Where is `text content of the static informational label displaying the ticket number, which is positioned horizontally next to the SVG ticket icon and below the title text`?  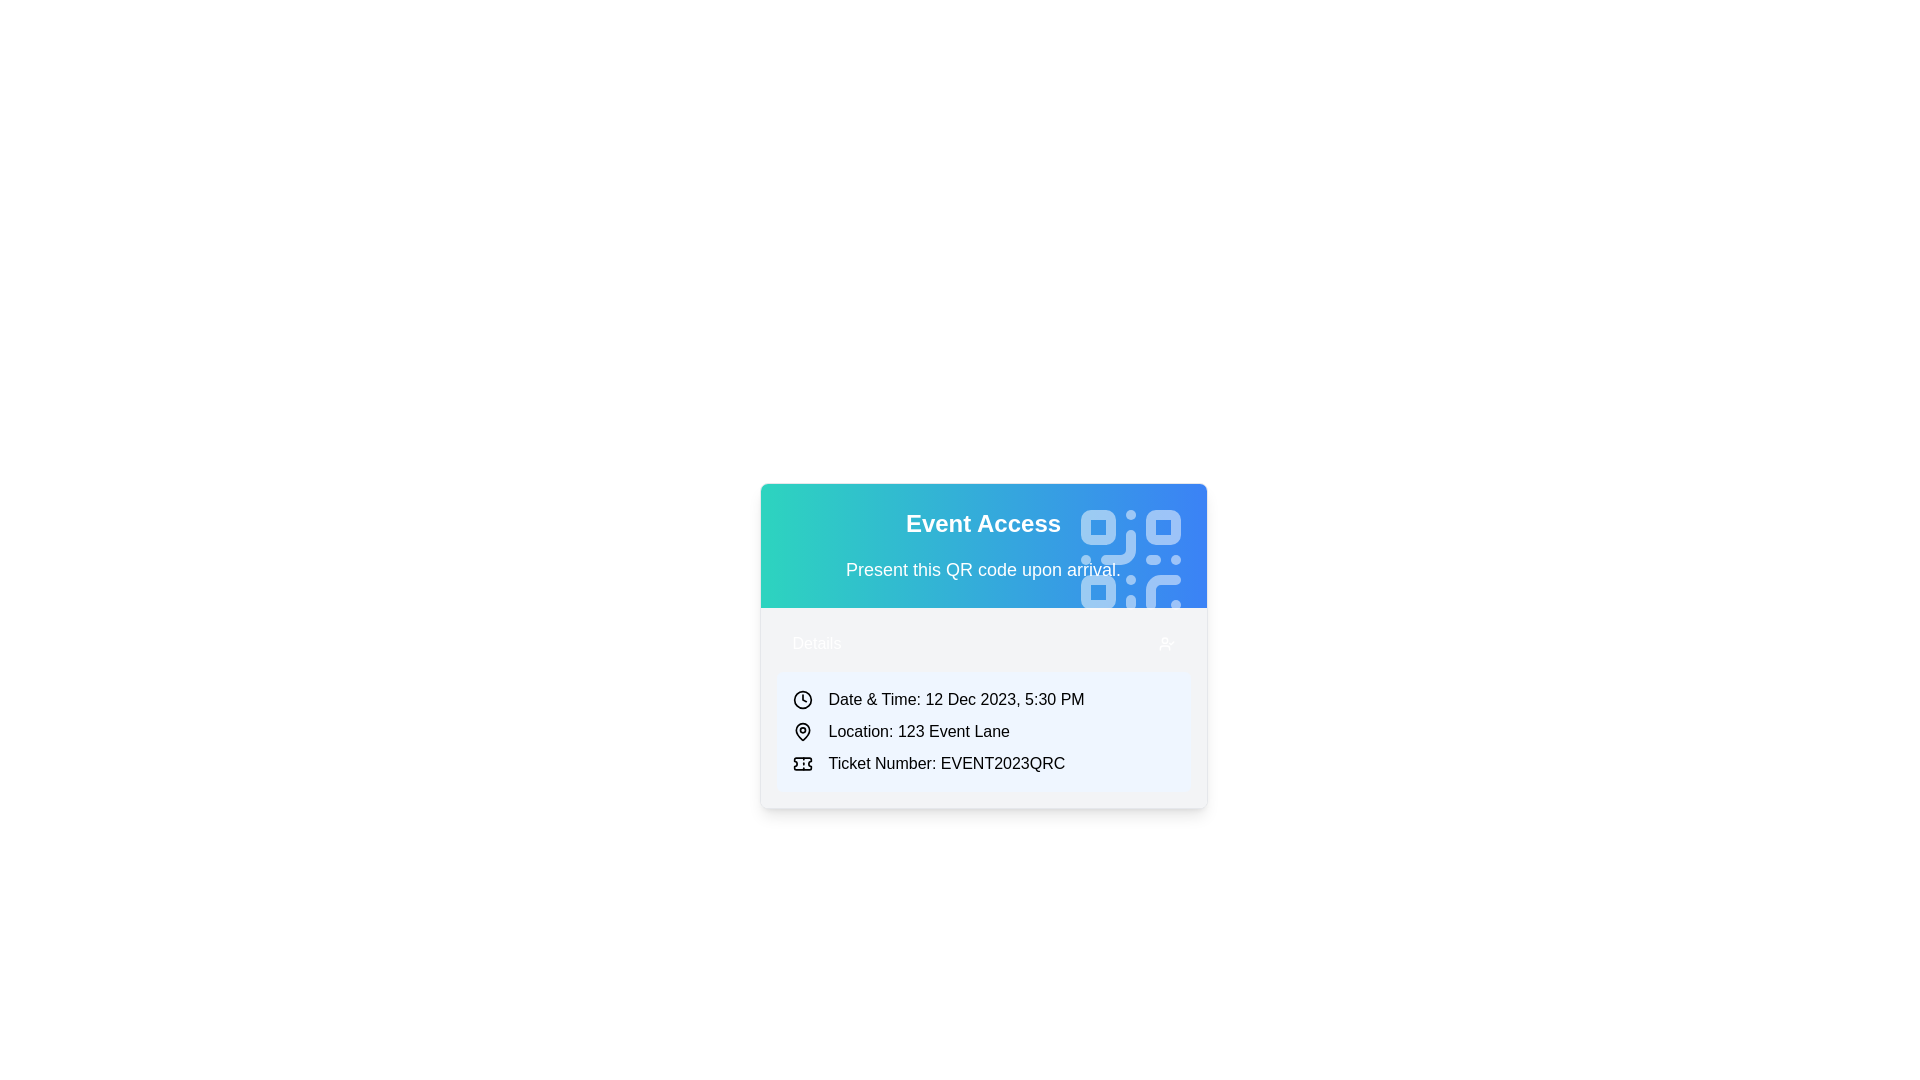 text content of the static informational label displaying the ticket number, which is positioned horizontally next to the SVG ticket icon and below the title text is located at coordinates (945, 763).